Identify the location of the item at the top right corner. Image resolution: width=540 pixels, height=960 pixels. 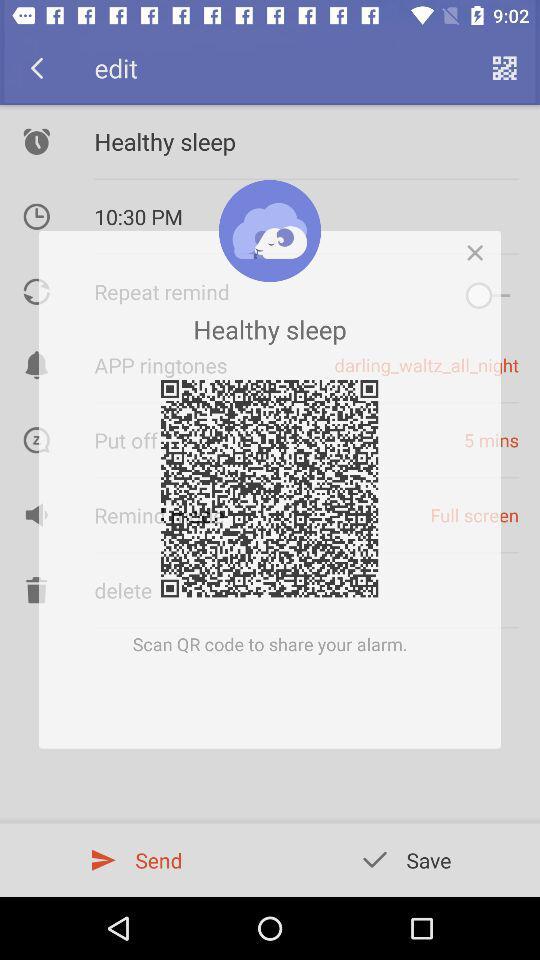
(479, 246).